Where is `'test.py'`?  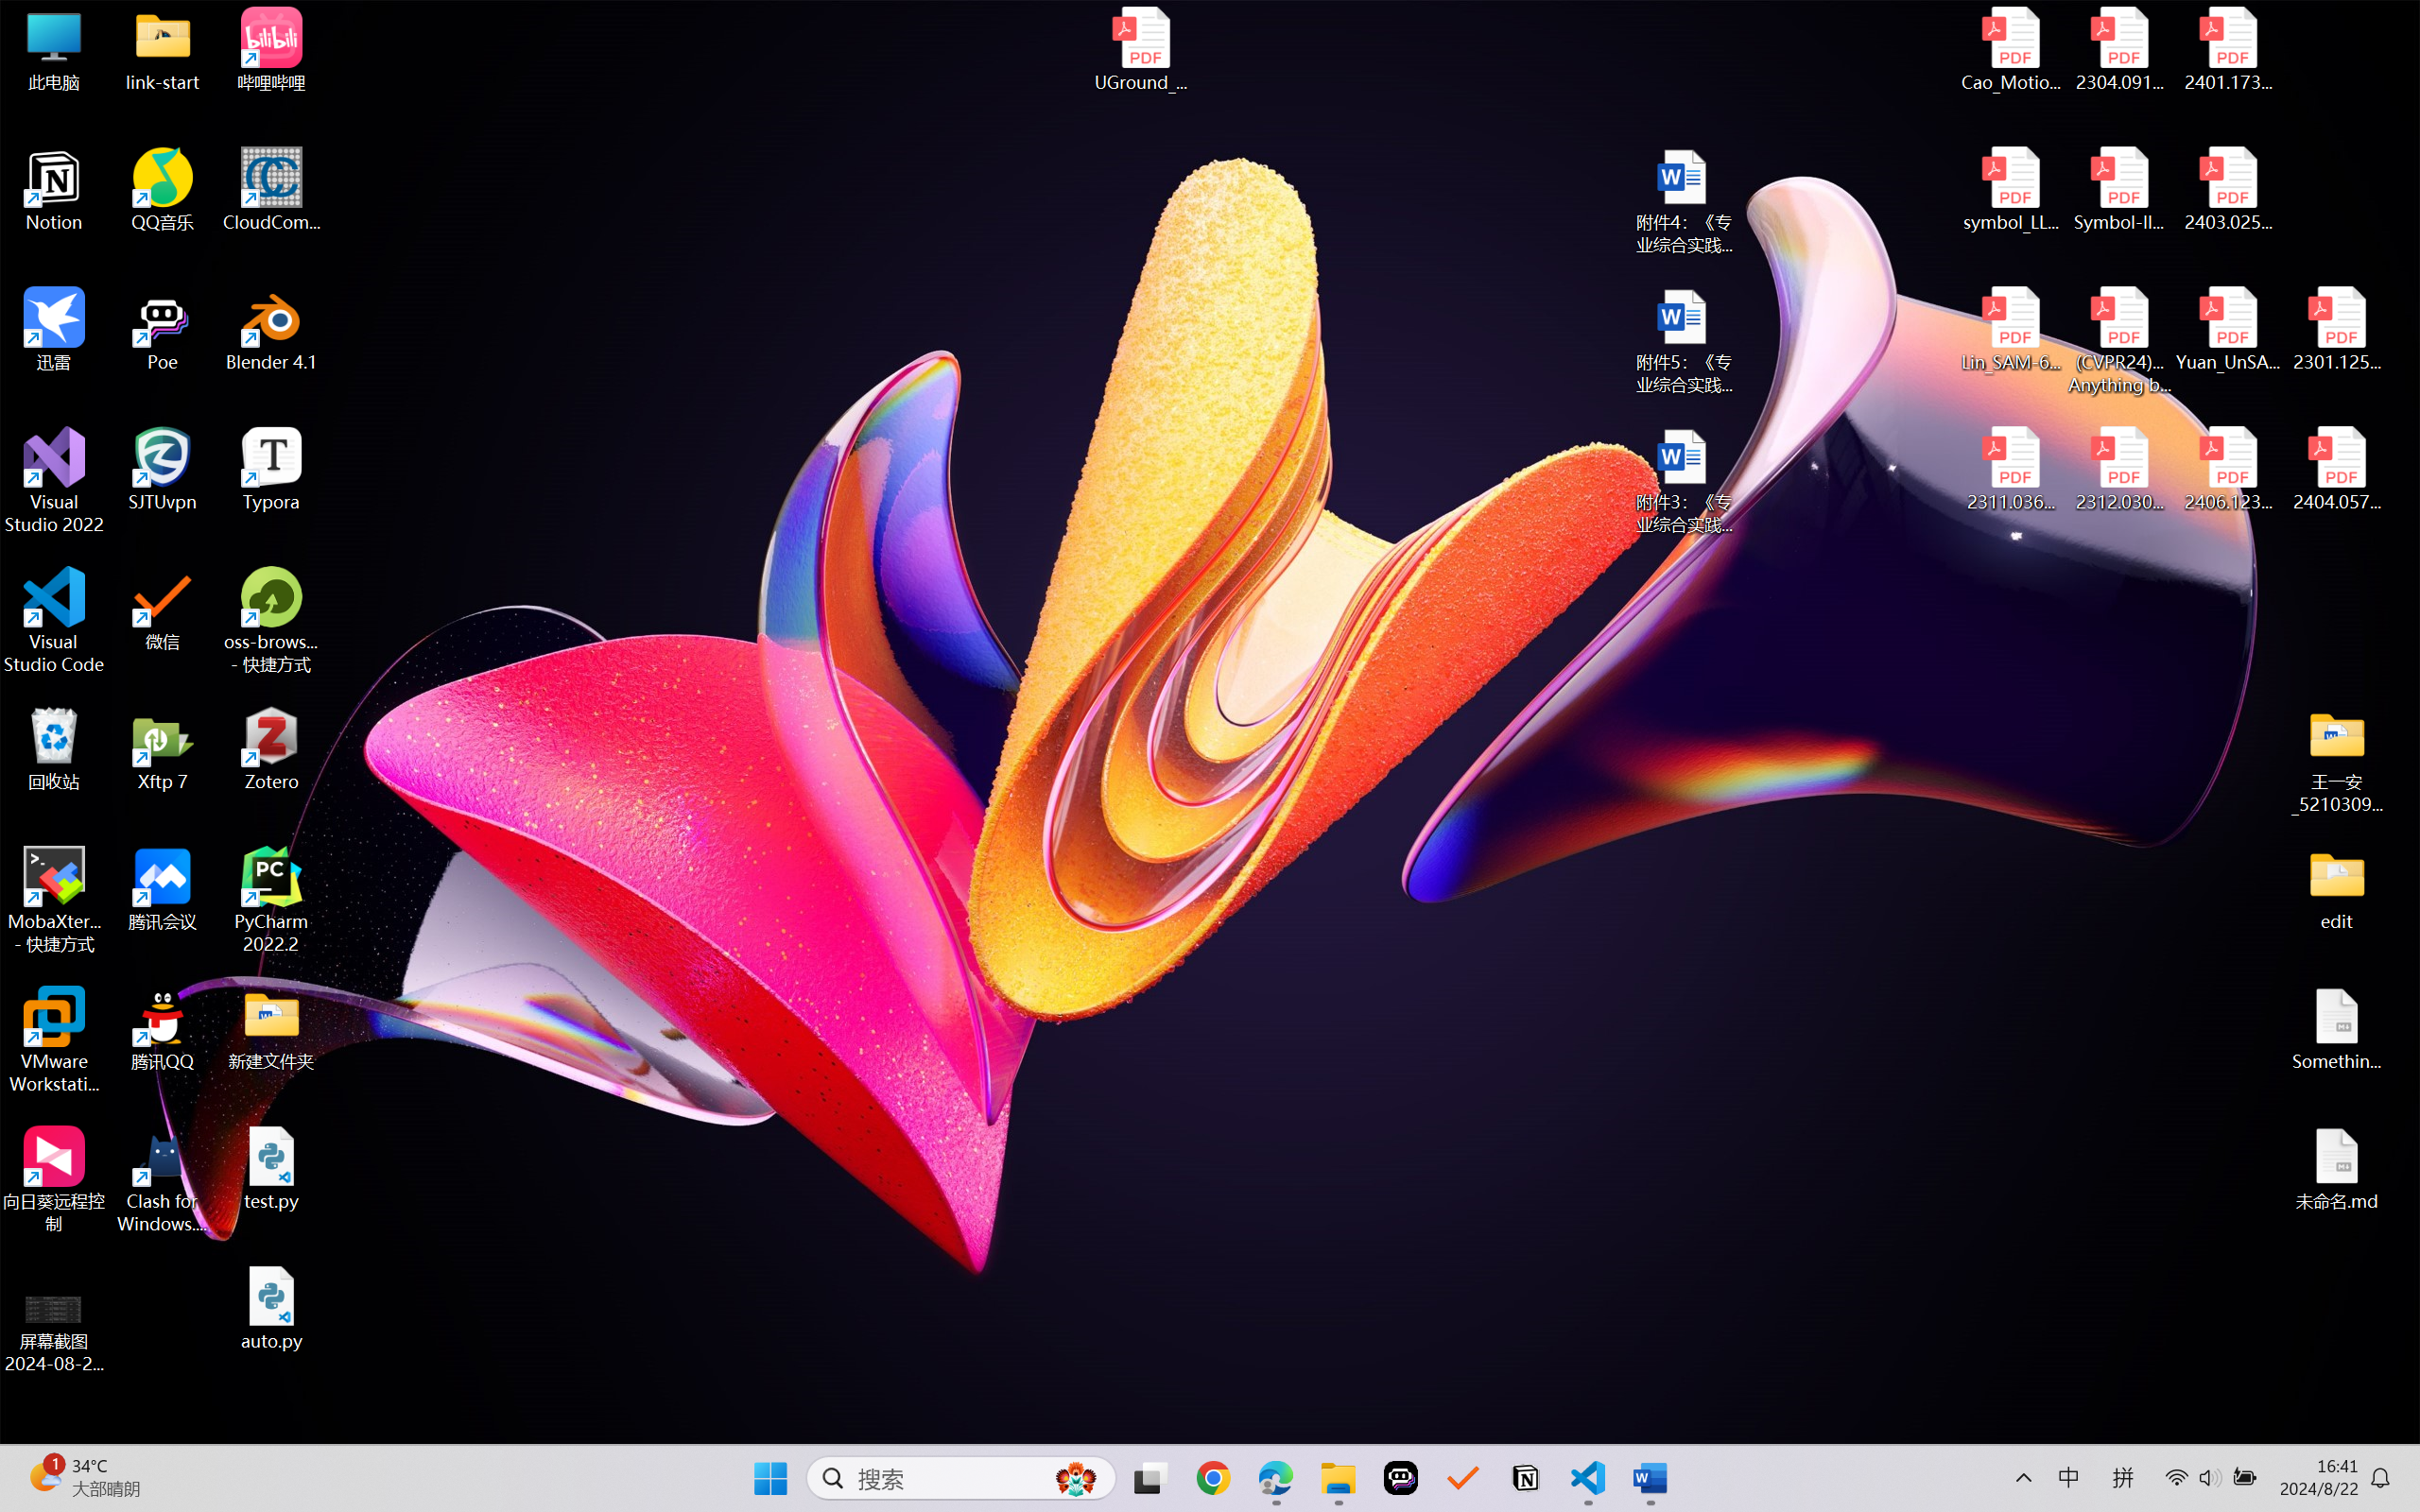 'test.py' is located at coordinates (271, 1167).